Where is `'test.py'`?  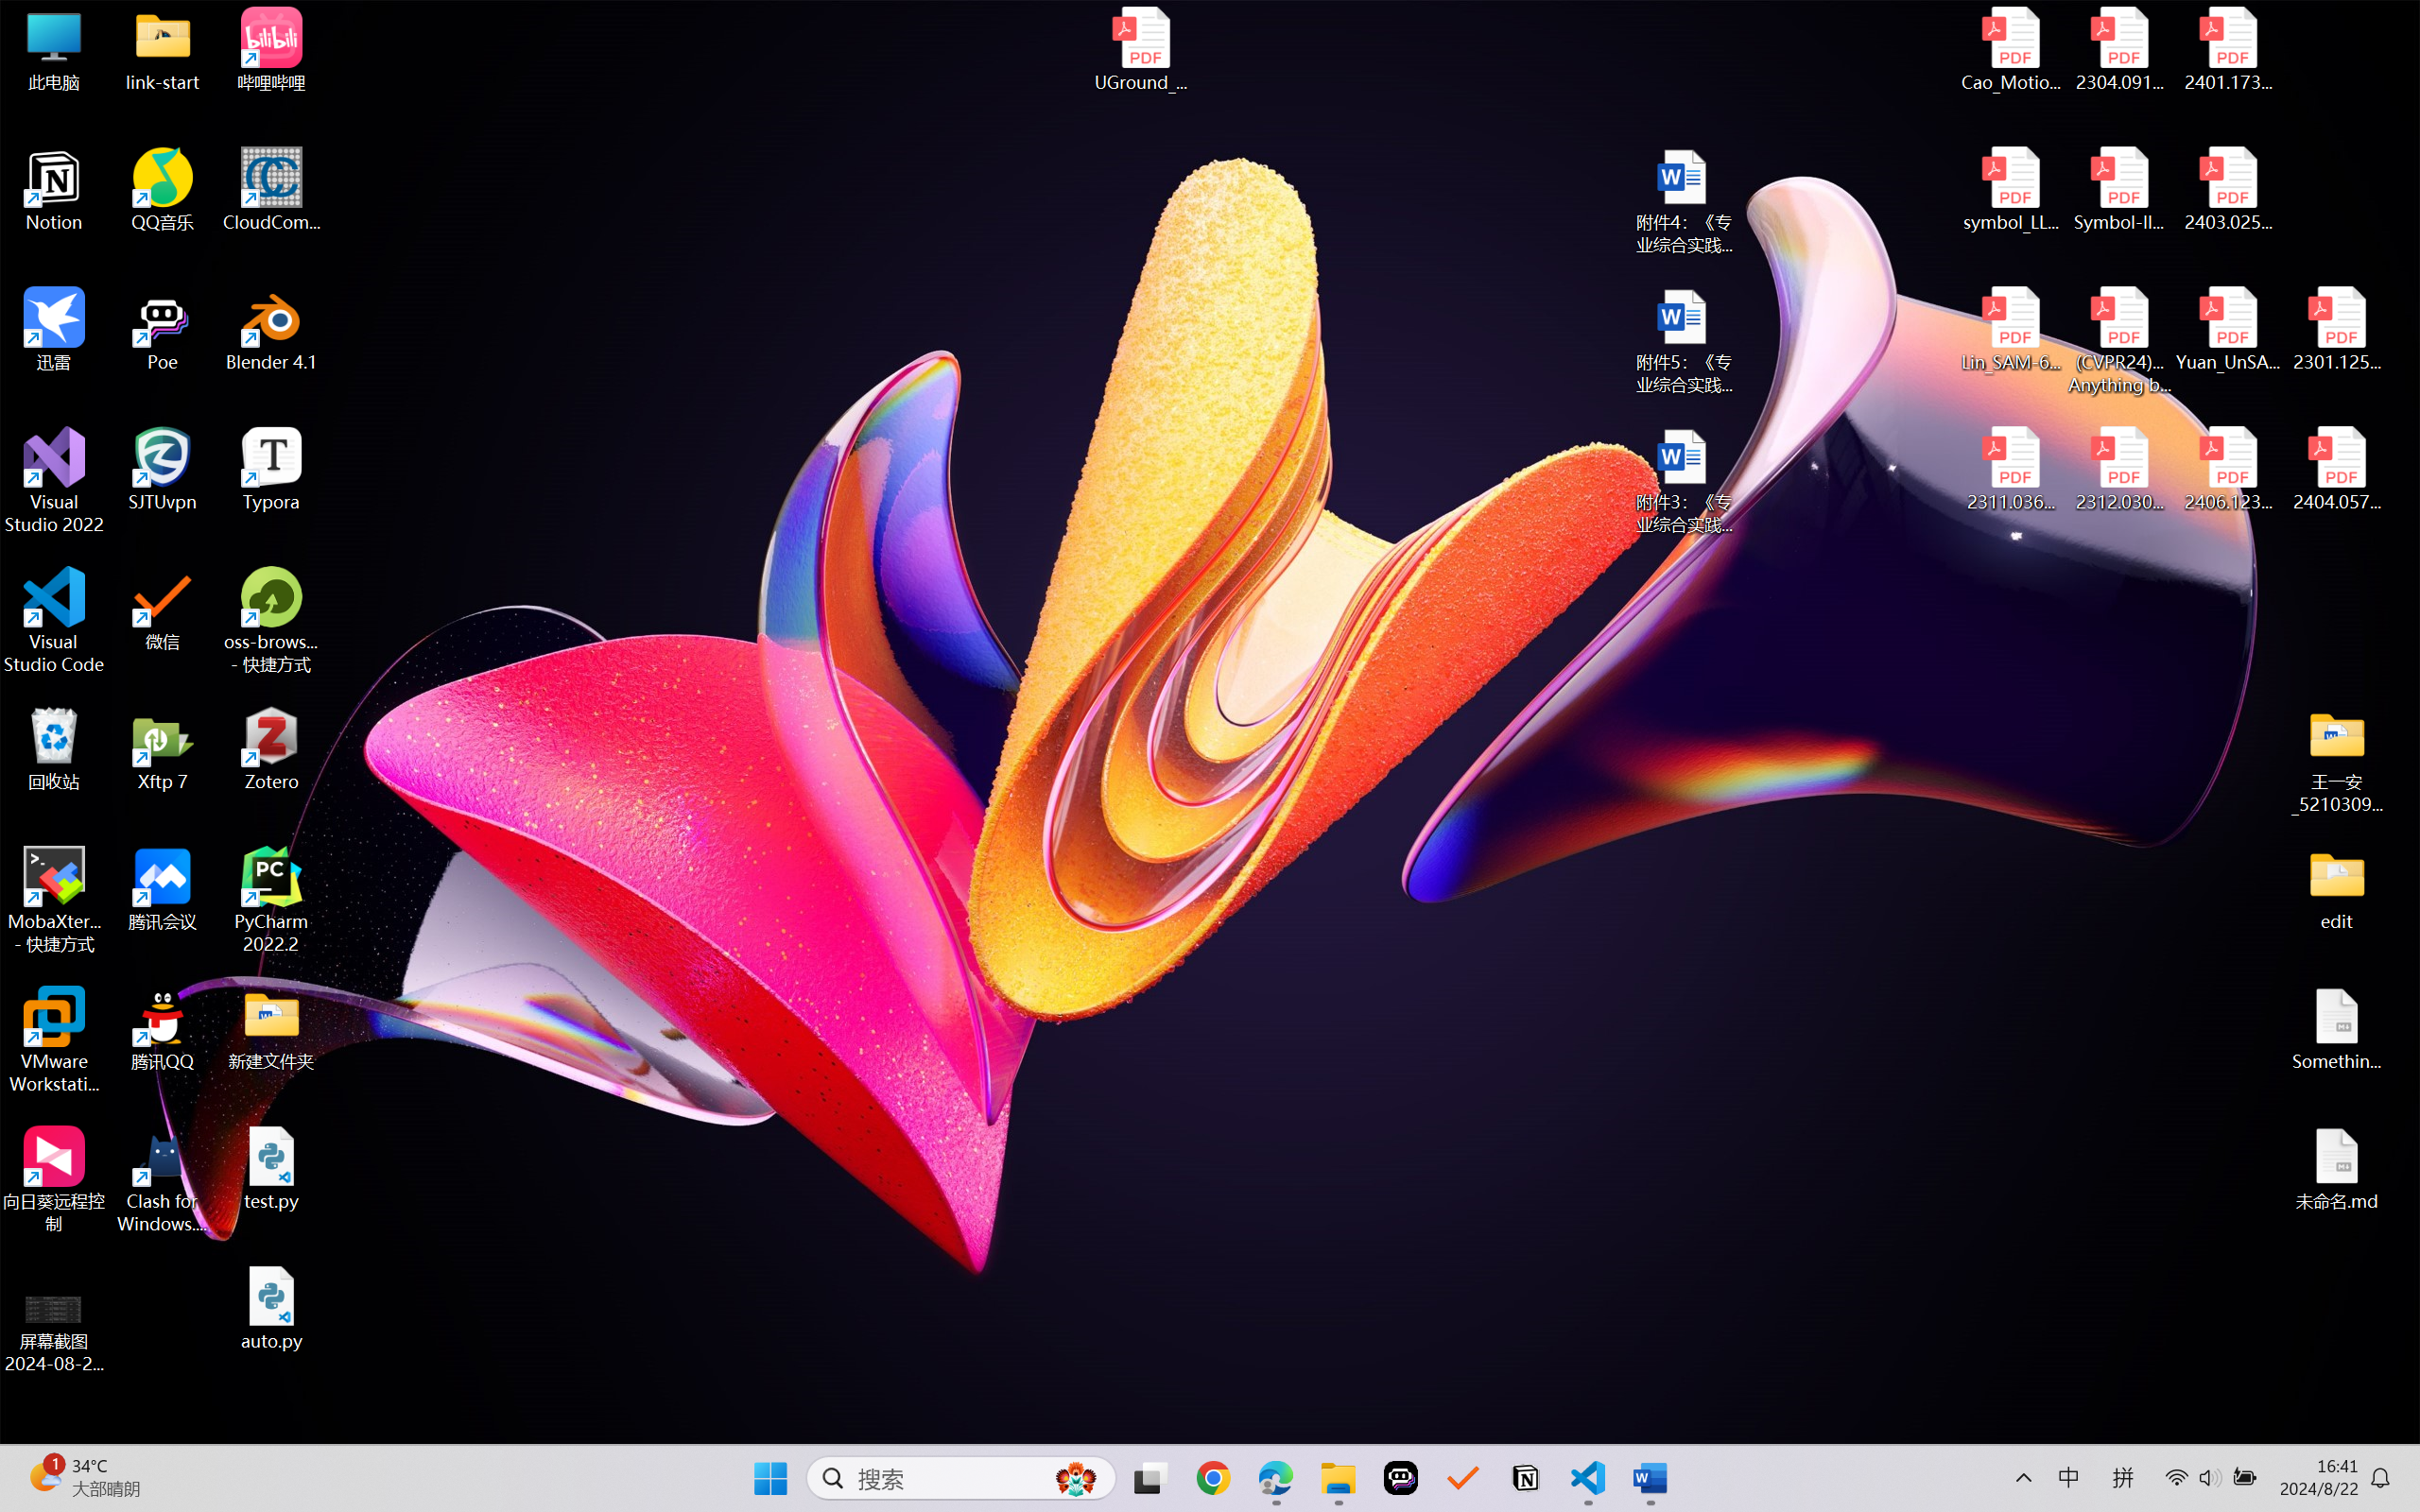 'test.py' is located at coordinates (271, 1167).